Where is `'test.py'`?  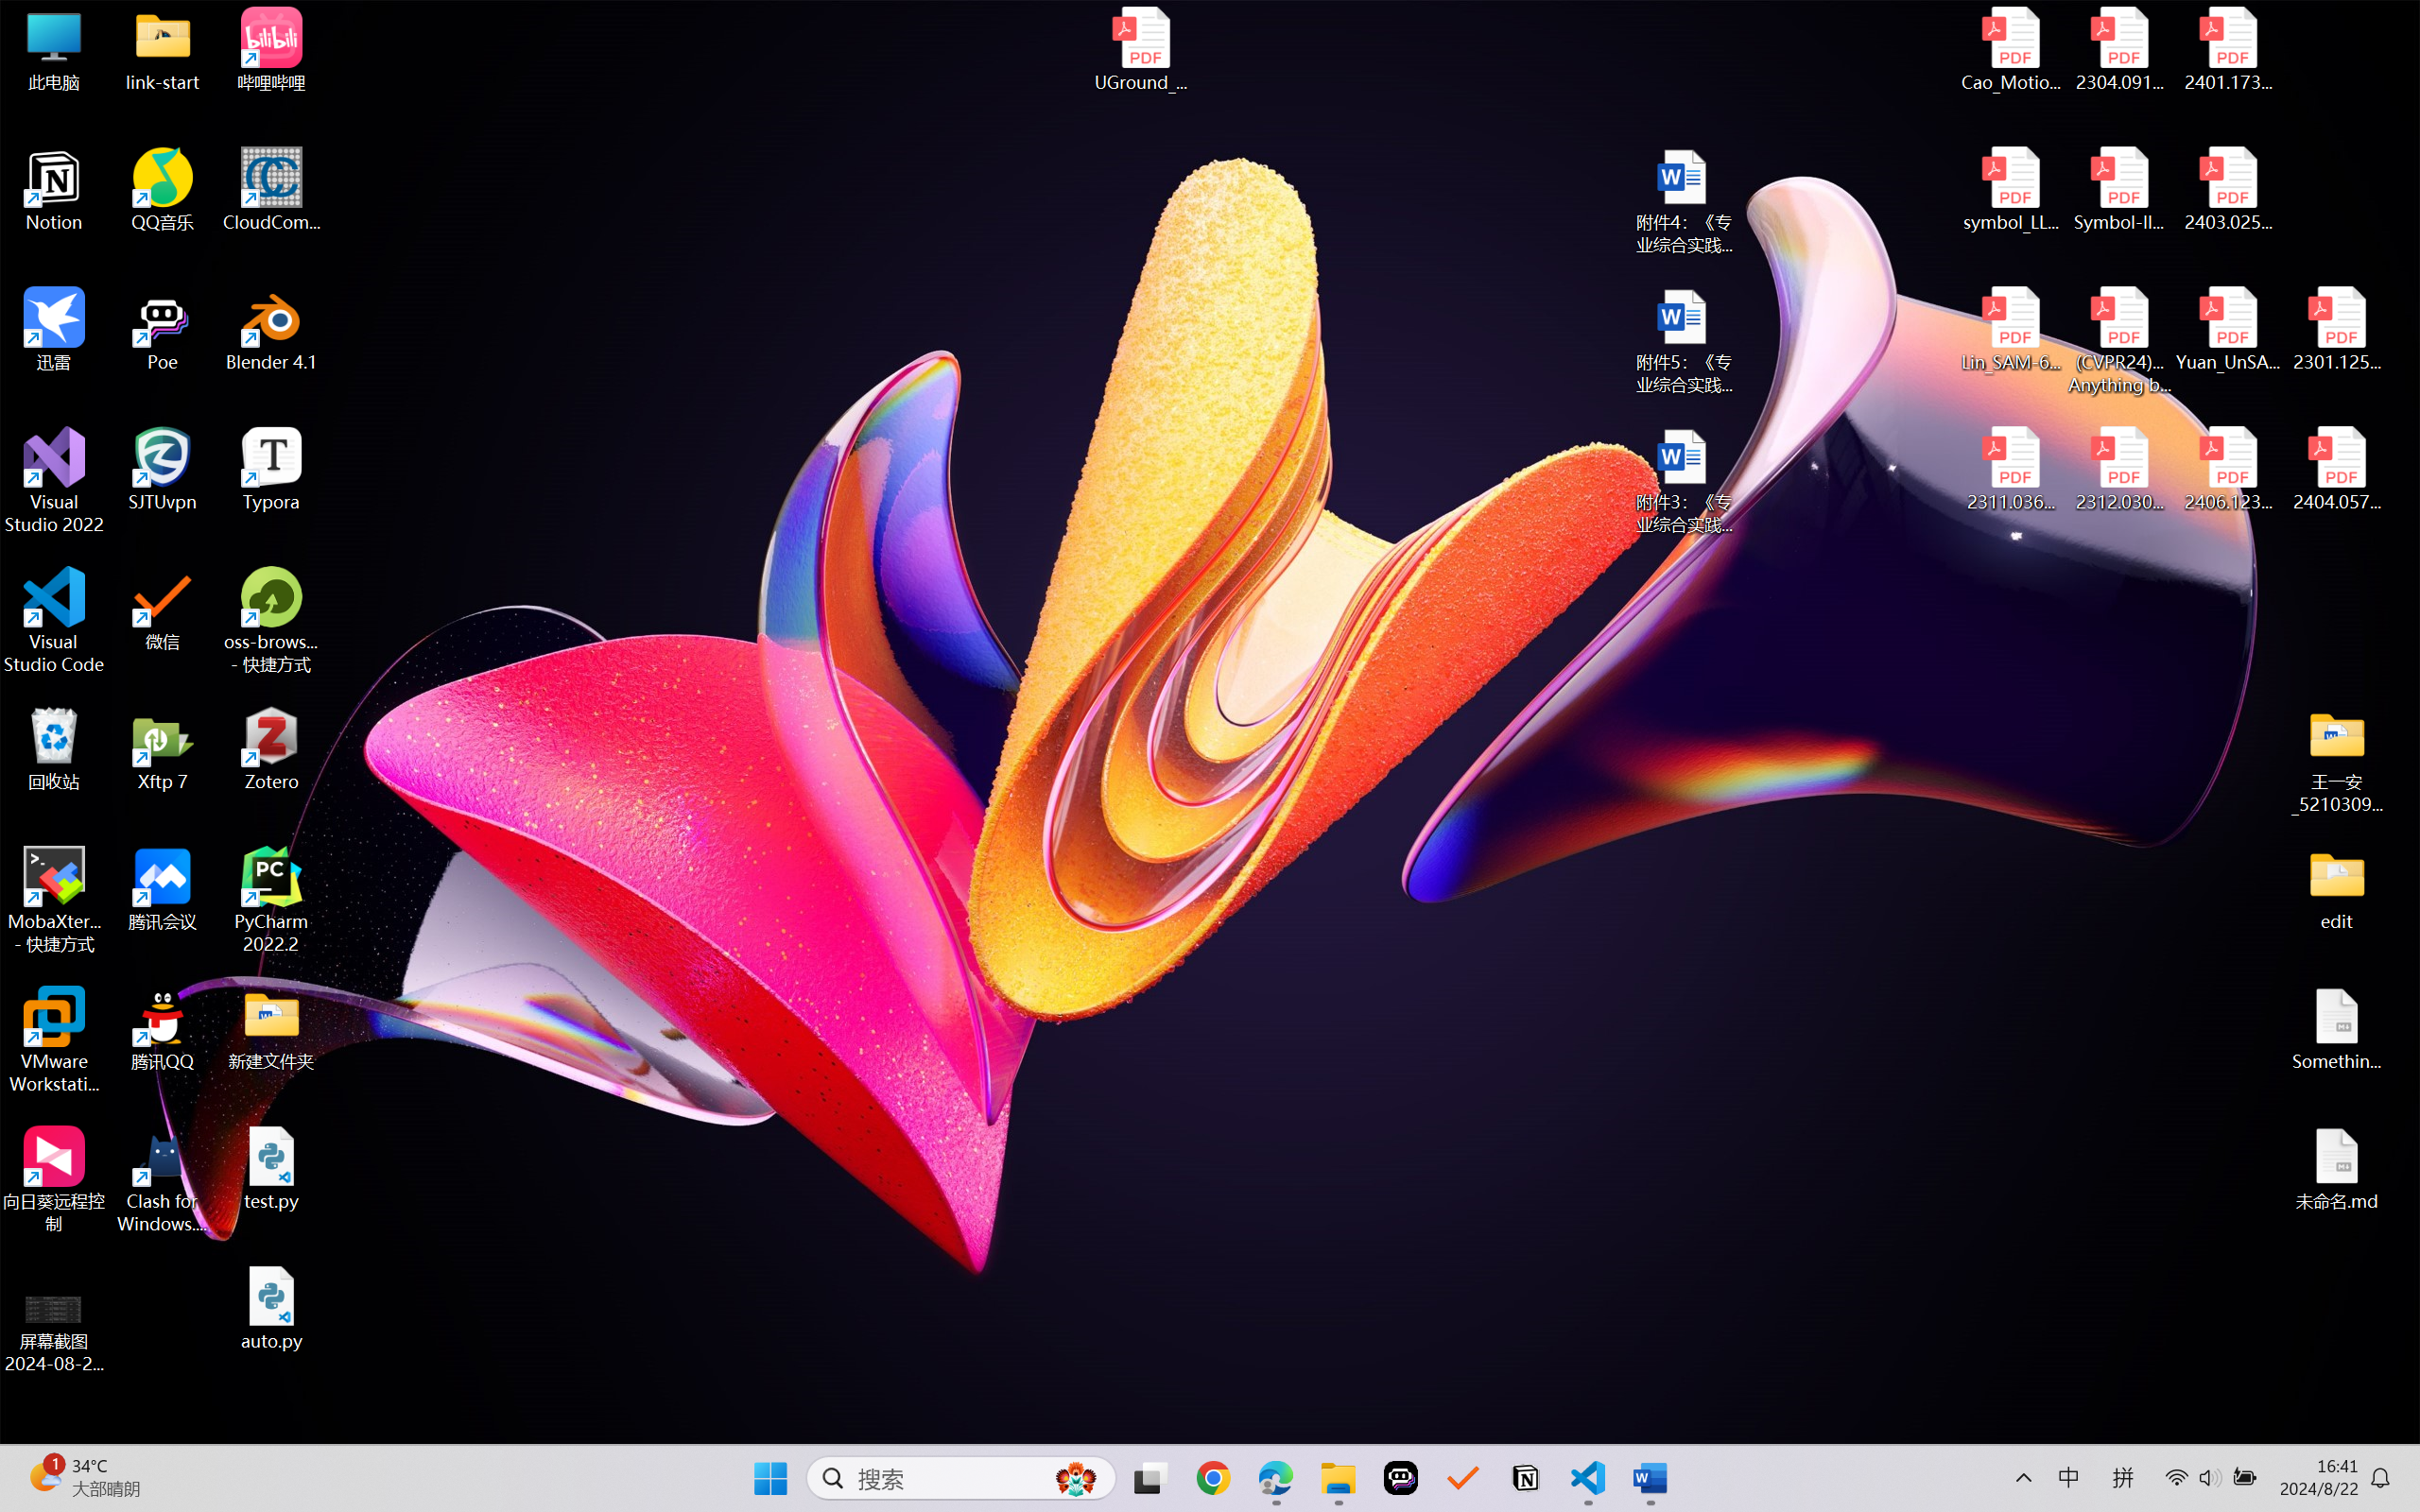 'test.py' is located at coordinates (271, 1167).